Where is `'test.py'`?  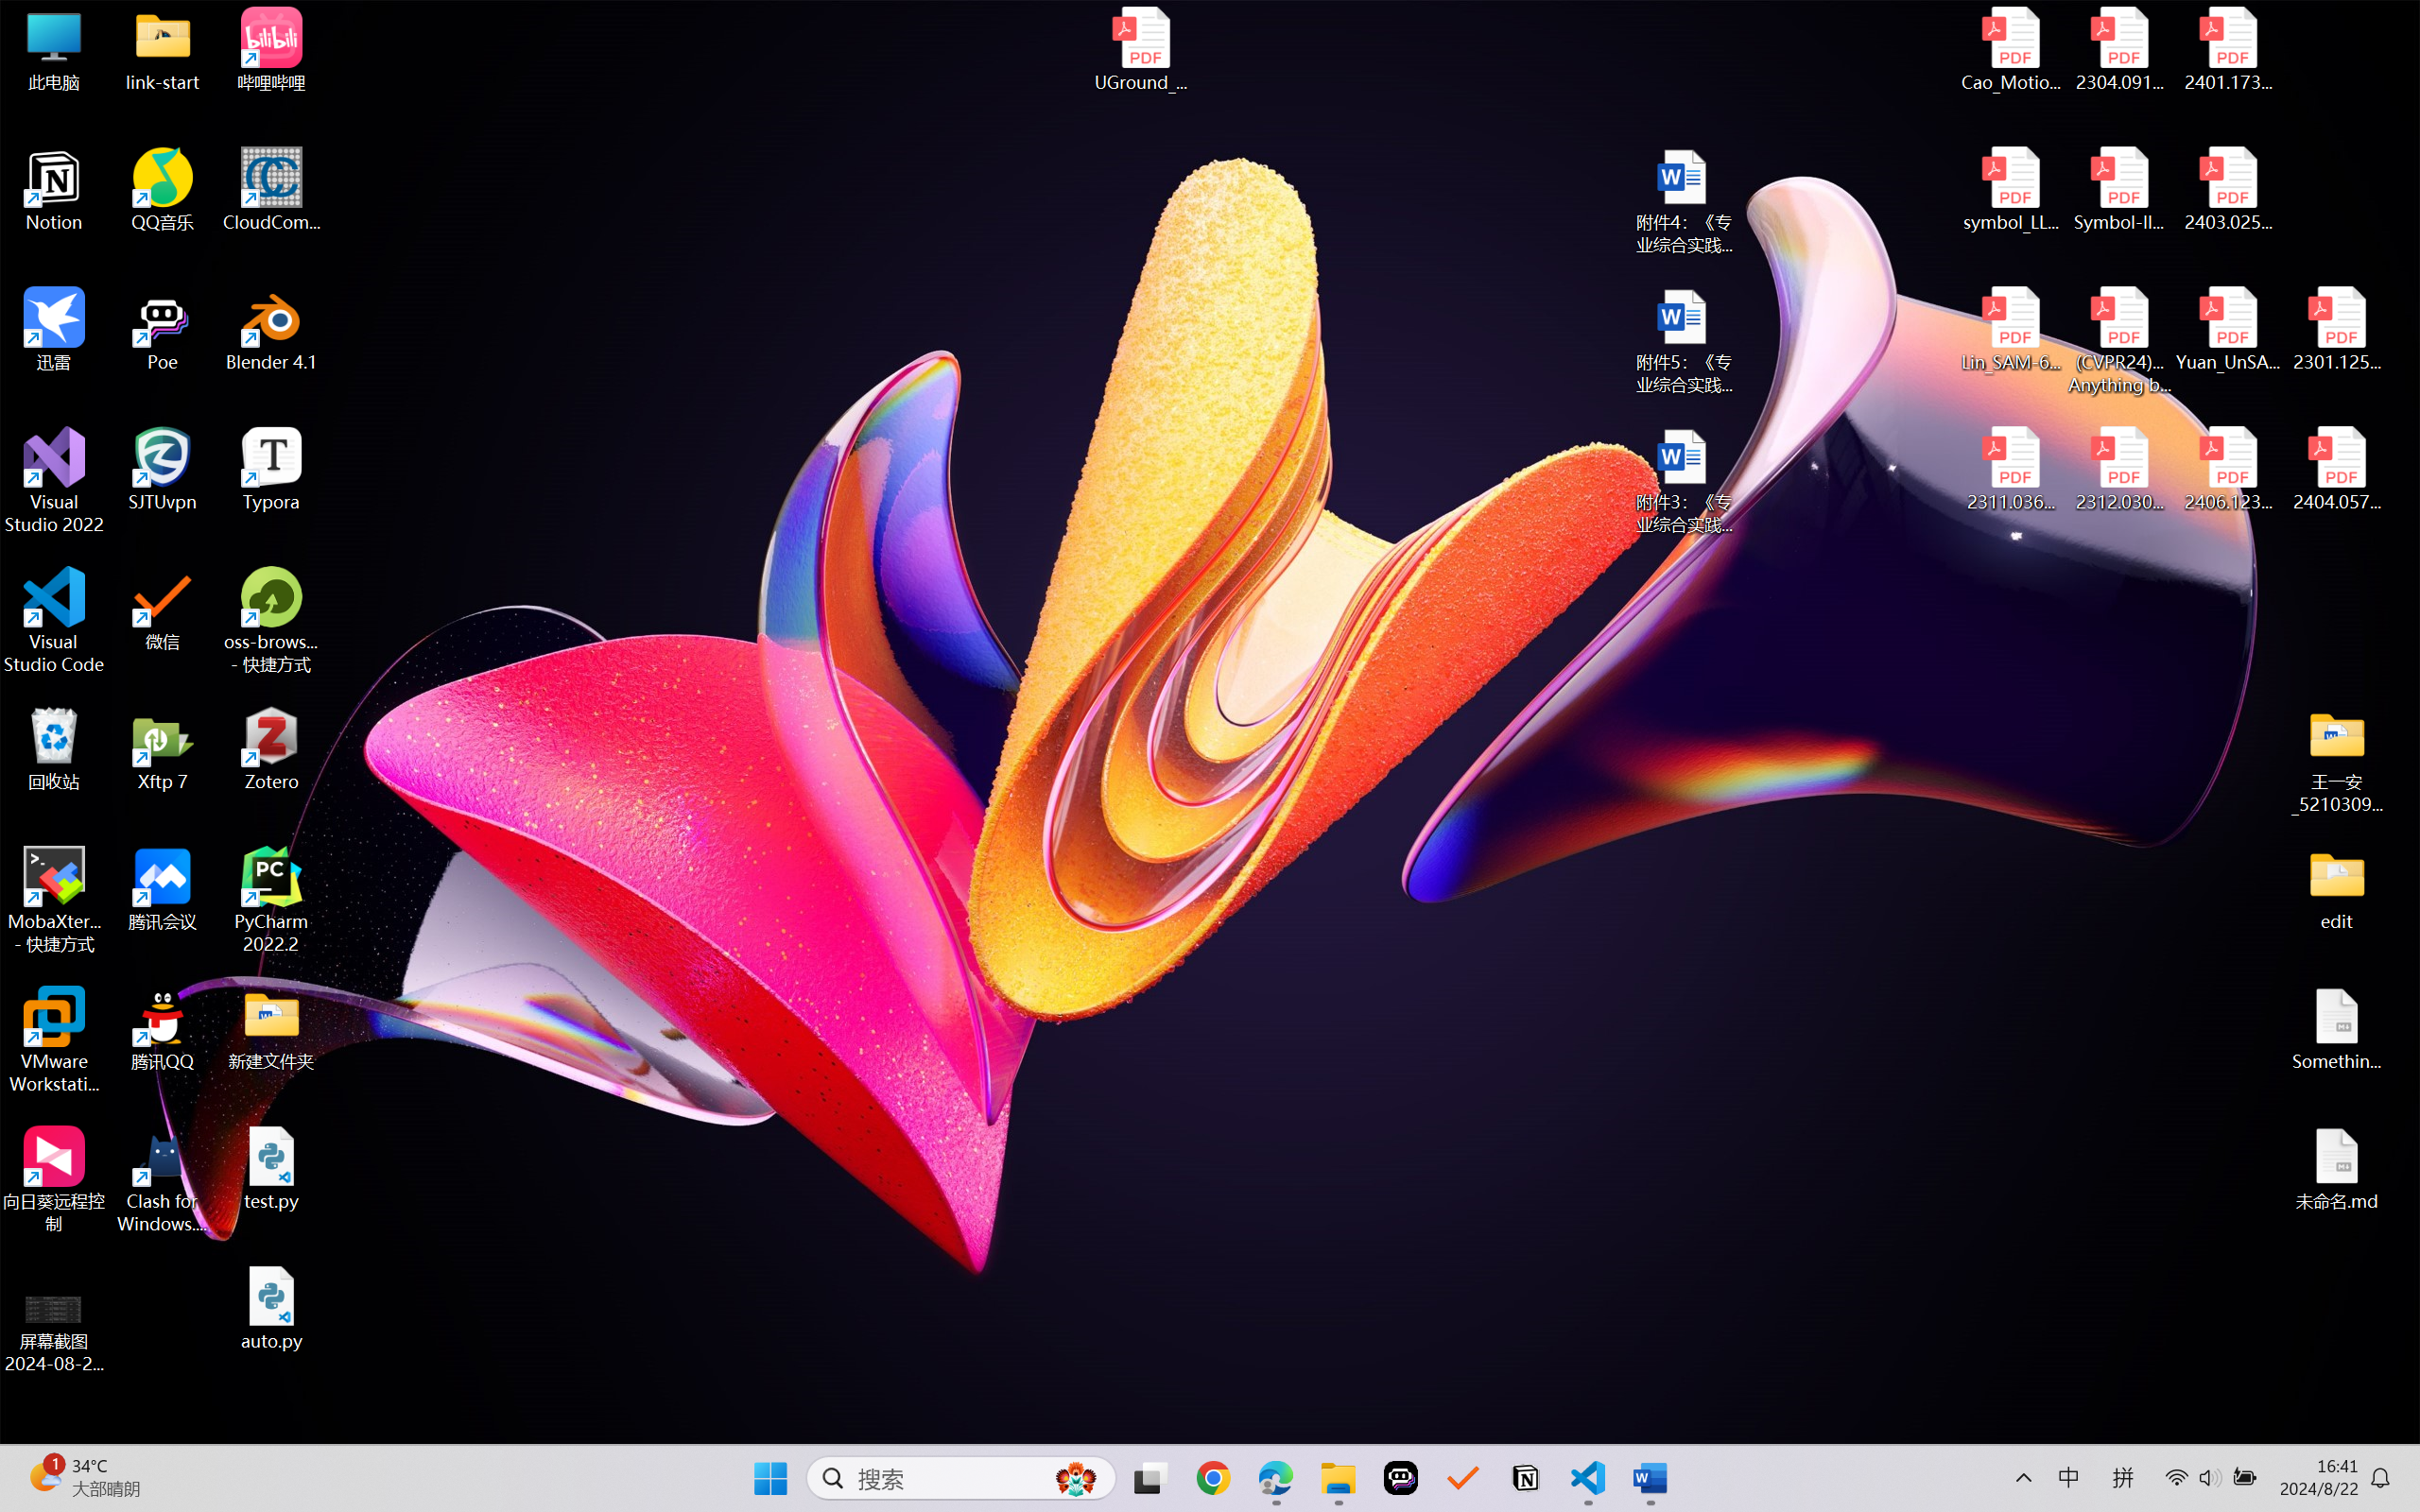 'test.py' is located at coordinates (271, 1167).